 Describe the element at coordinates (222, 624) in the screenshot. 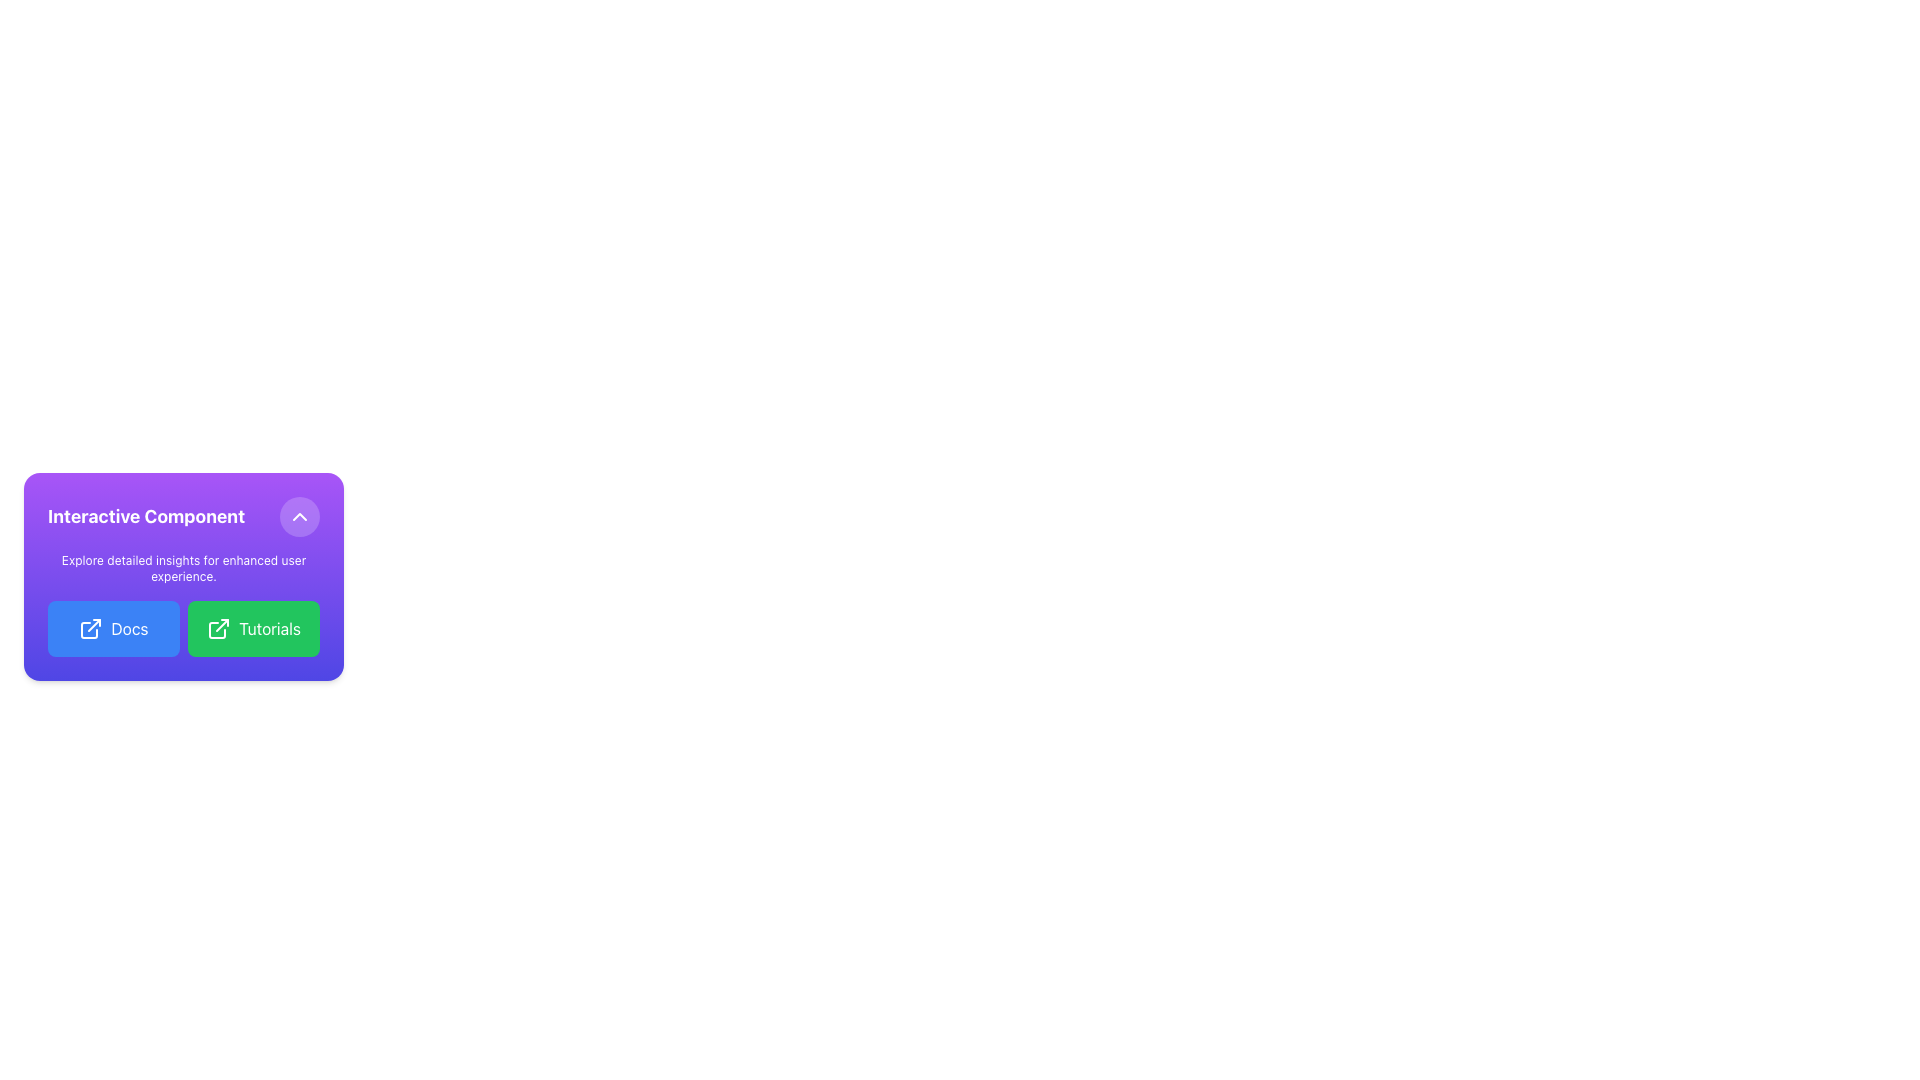

I see `the small angular line graphic resembling an arrow within the green 'Tutorials' button` at that location.